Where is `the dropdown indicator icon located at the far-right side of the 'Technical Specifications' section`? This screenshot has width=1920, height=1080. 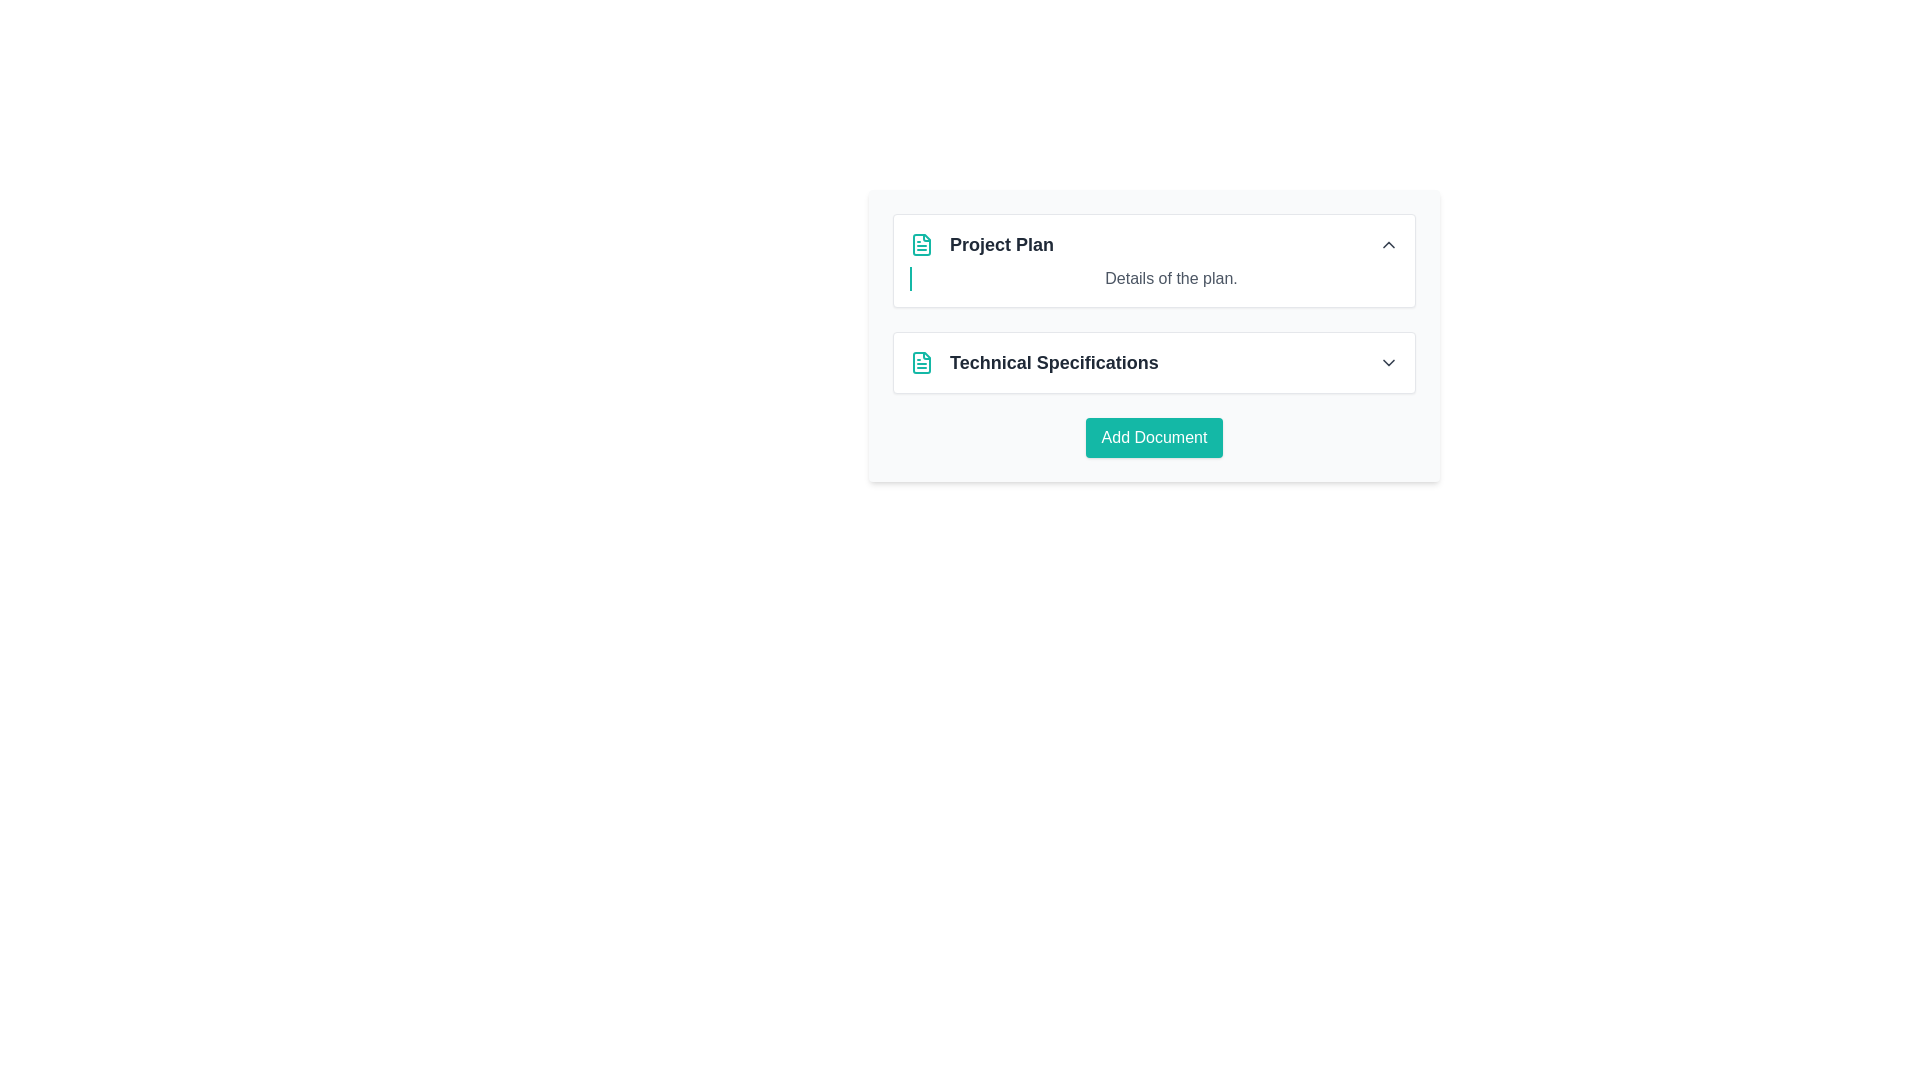
the dropdown indicator icon located at the far-right side of the 'Technical Specifications' section is located at coordinates (1387, 362).